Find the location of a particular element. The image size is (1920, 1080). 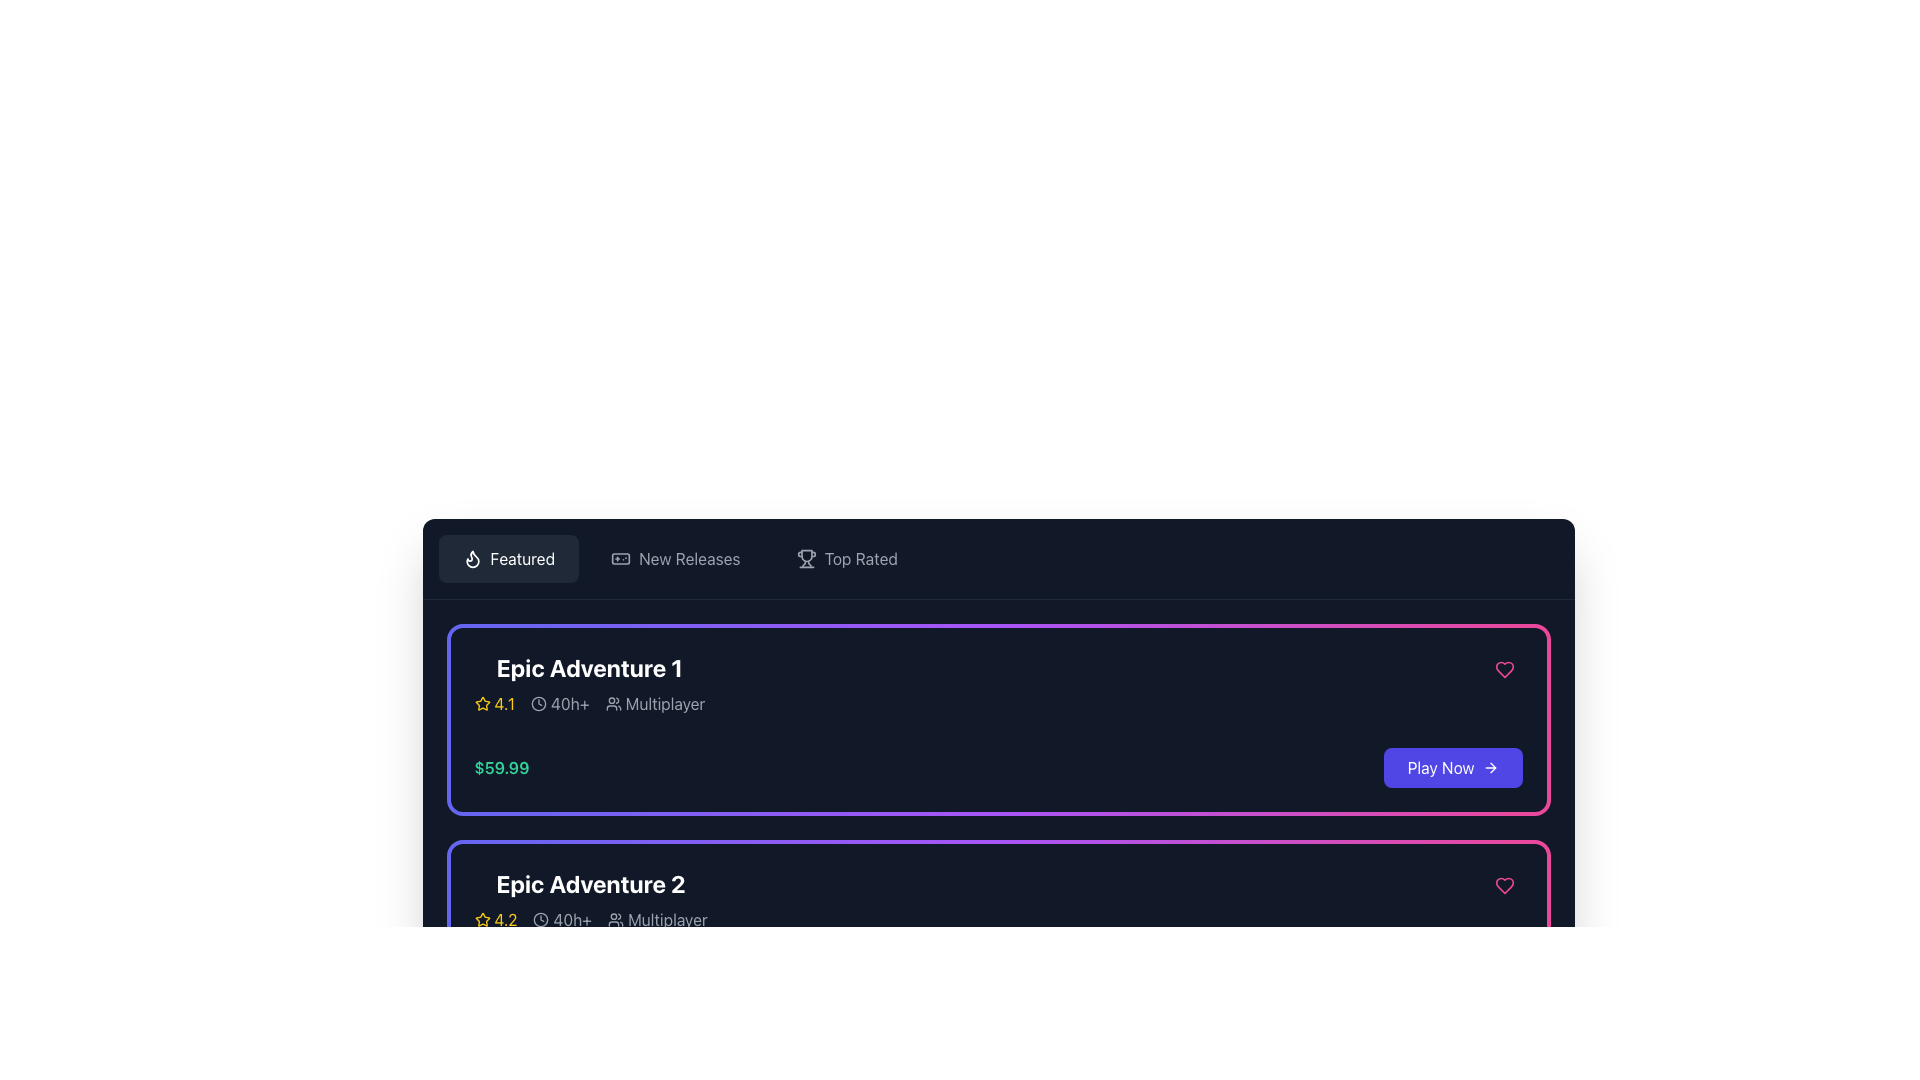

the 'Top Rated' text label, which is a light gray label on a dark background in the top navigation bar, to potentially display additional information is located at coordinates (861, 559).